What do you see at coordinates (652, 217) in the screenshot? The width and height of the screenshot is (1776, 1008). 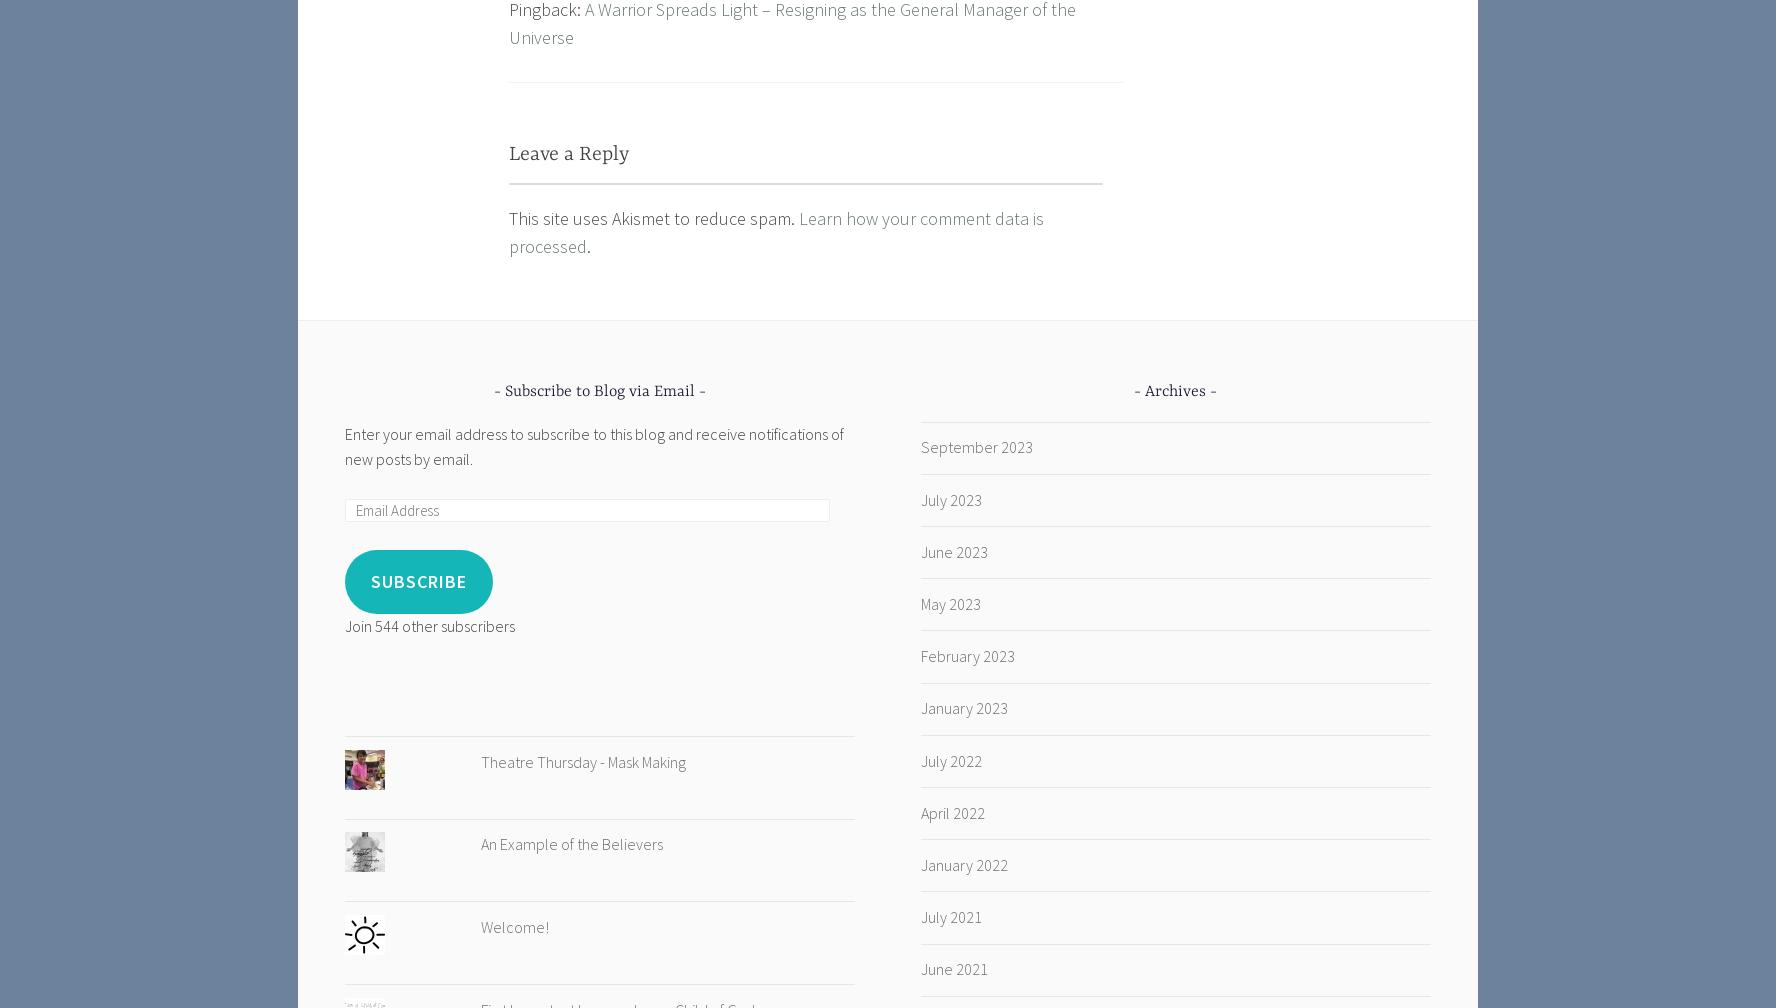 I see `'This site uses Akismet to reduce spam.'` at bounding box center [652, 217].